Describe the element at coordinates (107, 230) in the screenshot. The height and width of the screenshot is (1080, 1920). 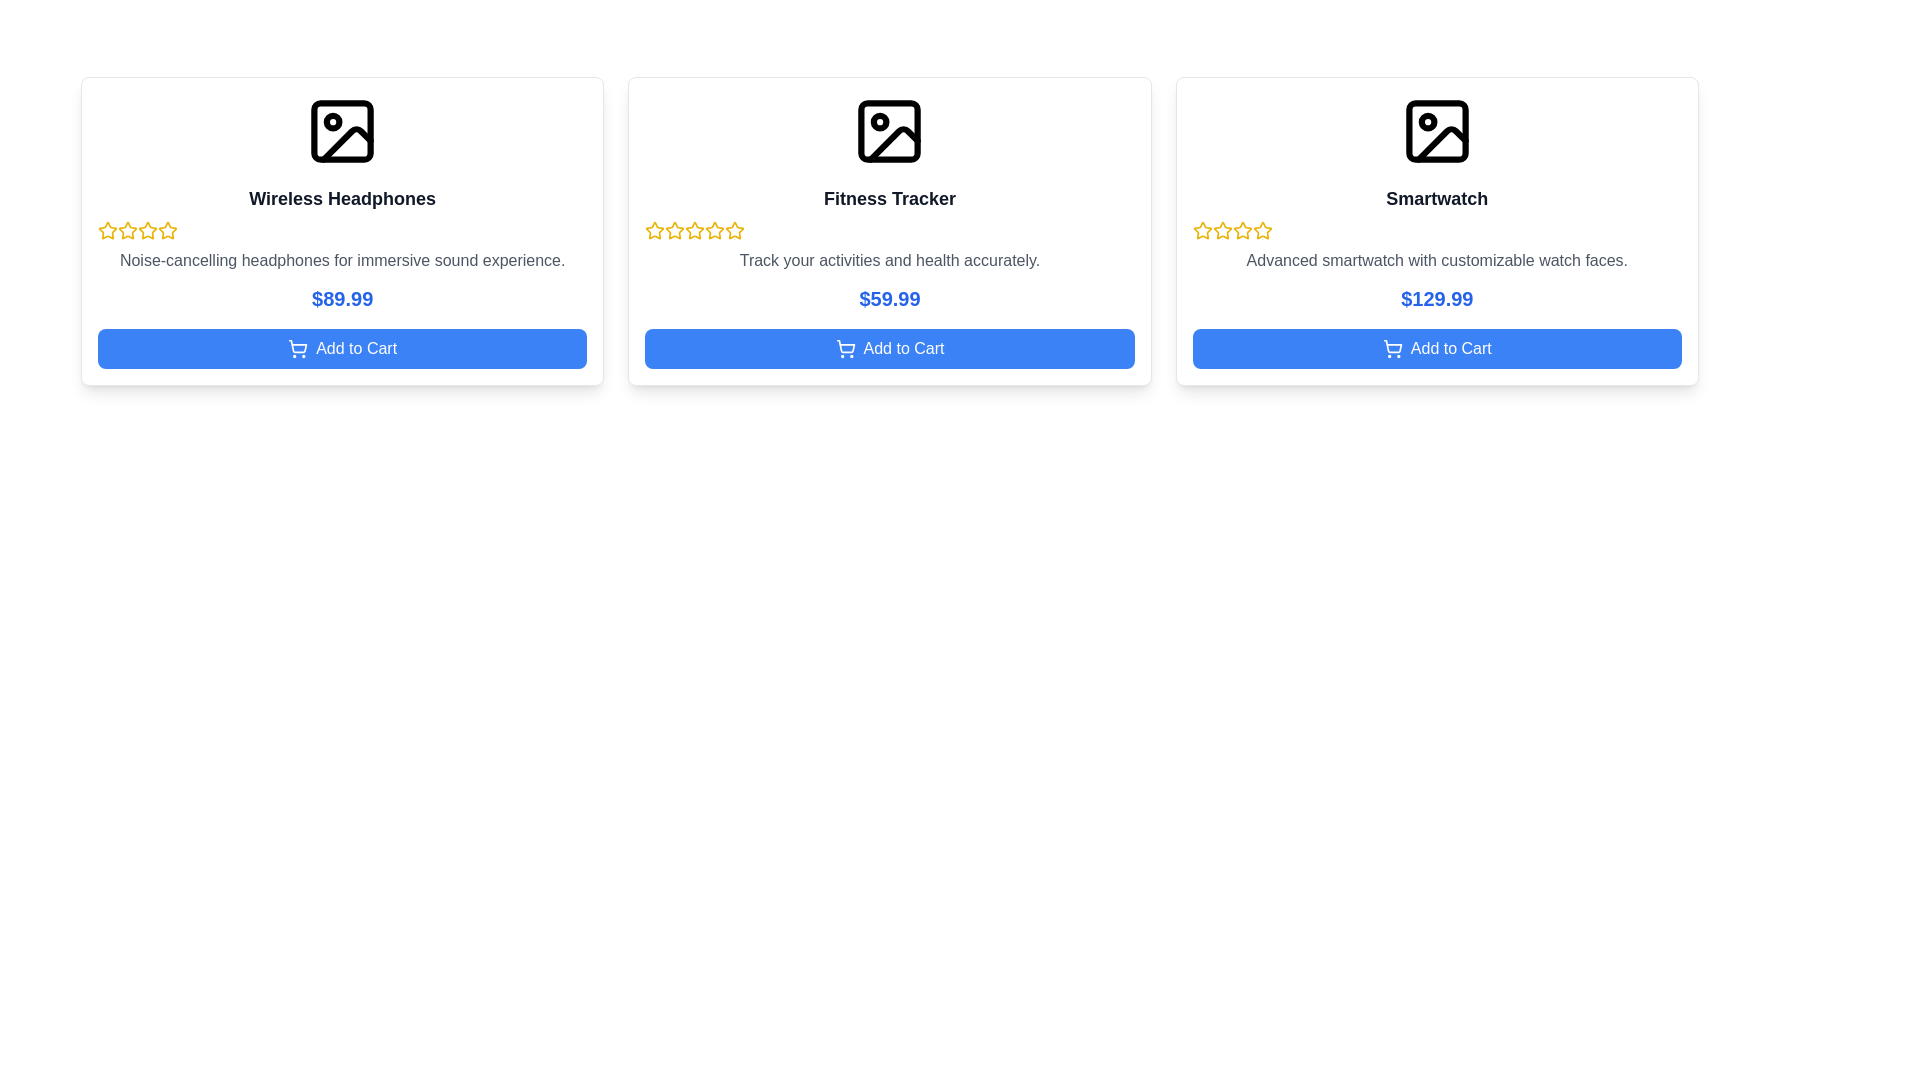
I see `the first rating star icon located at the top-left corner of the 'Wireless Headphones' card to rate it` at that location.